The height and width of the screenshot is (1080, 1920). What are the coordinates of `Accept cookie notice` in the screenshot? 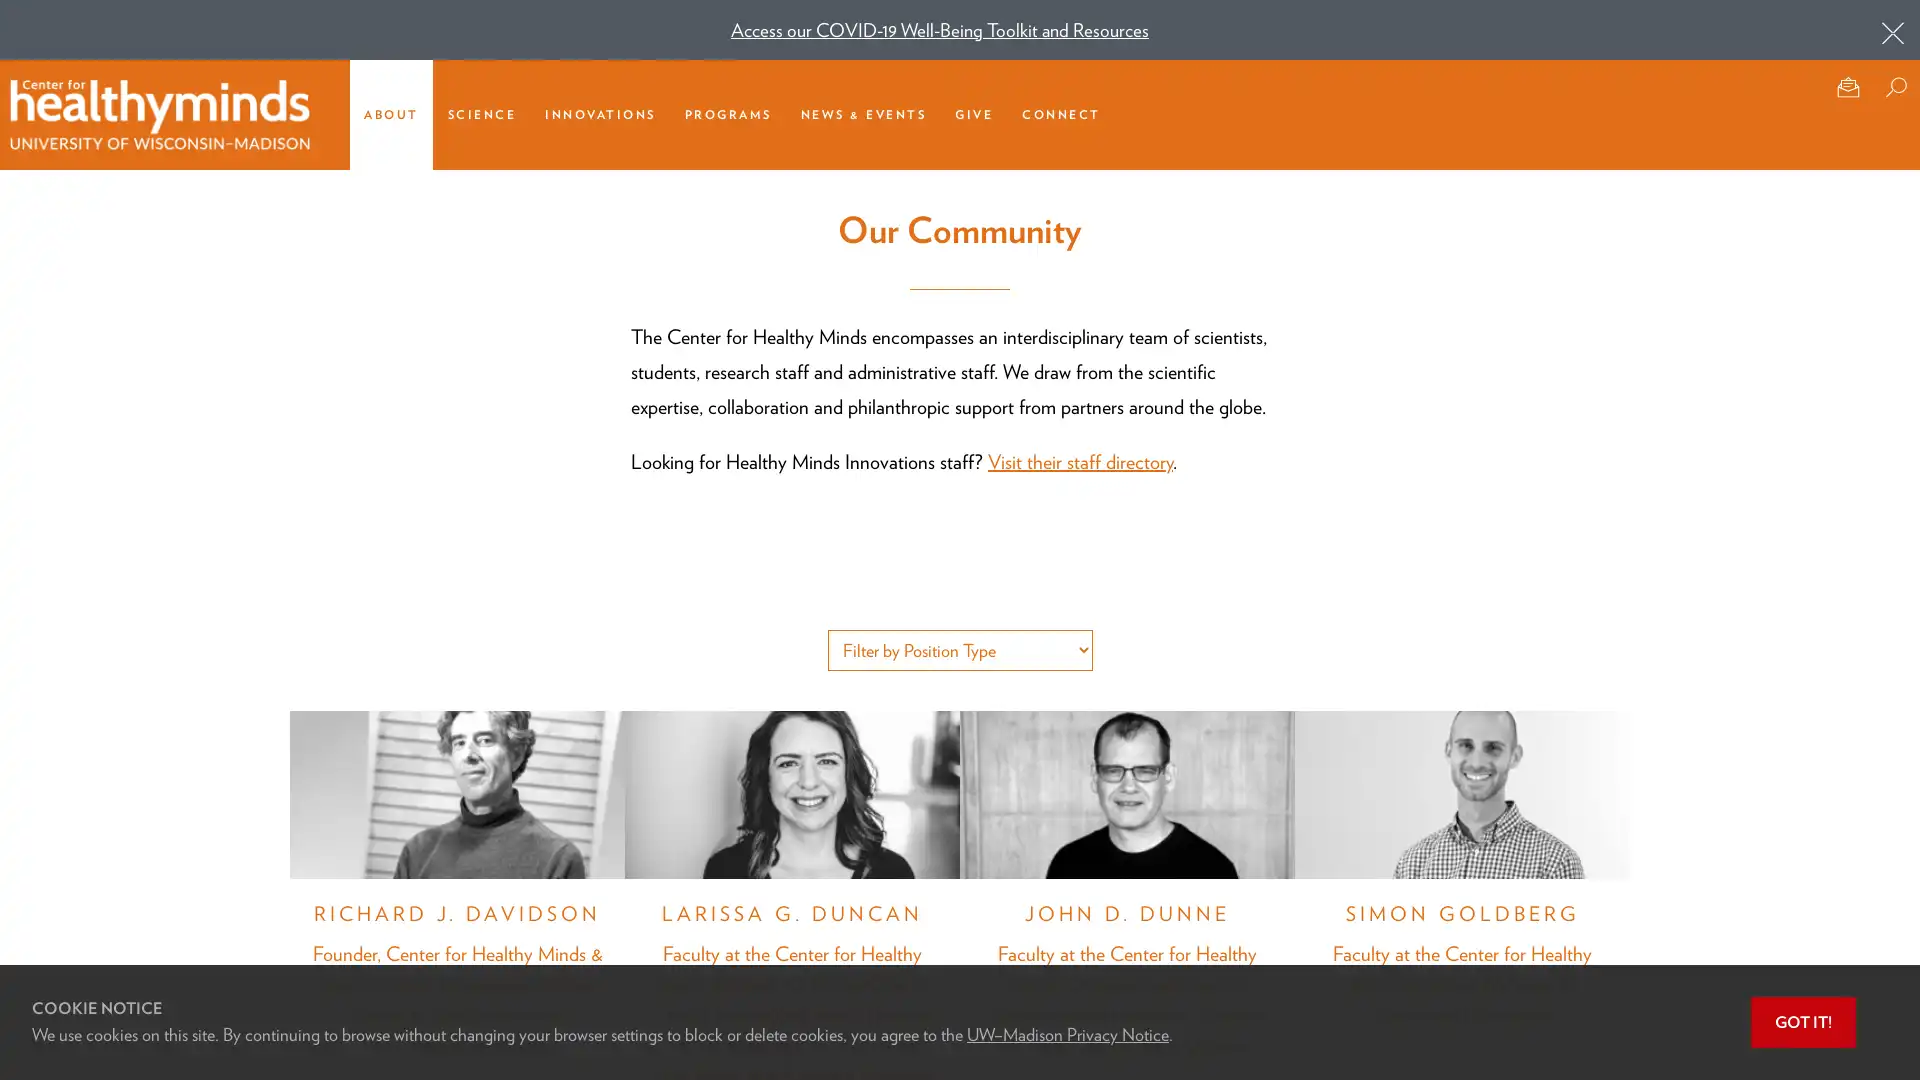 It's located at (1803, 1022).